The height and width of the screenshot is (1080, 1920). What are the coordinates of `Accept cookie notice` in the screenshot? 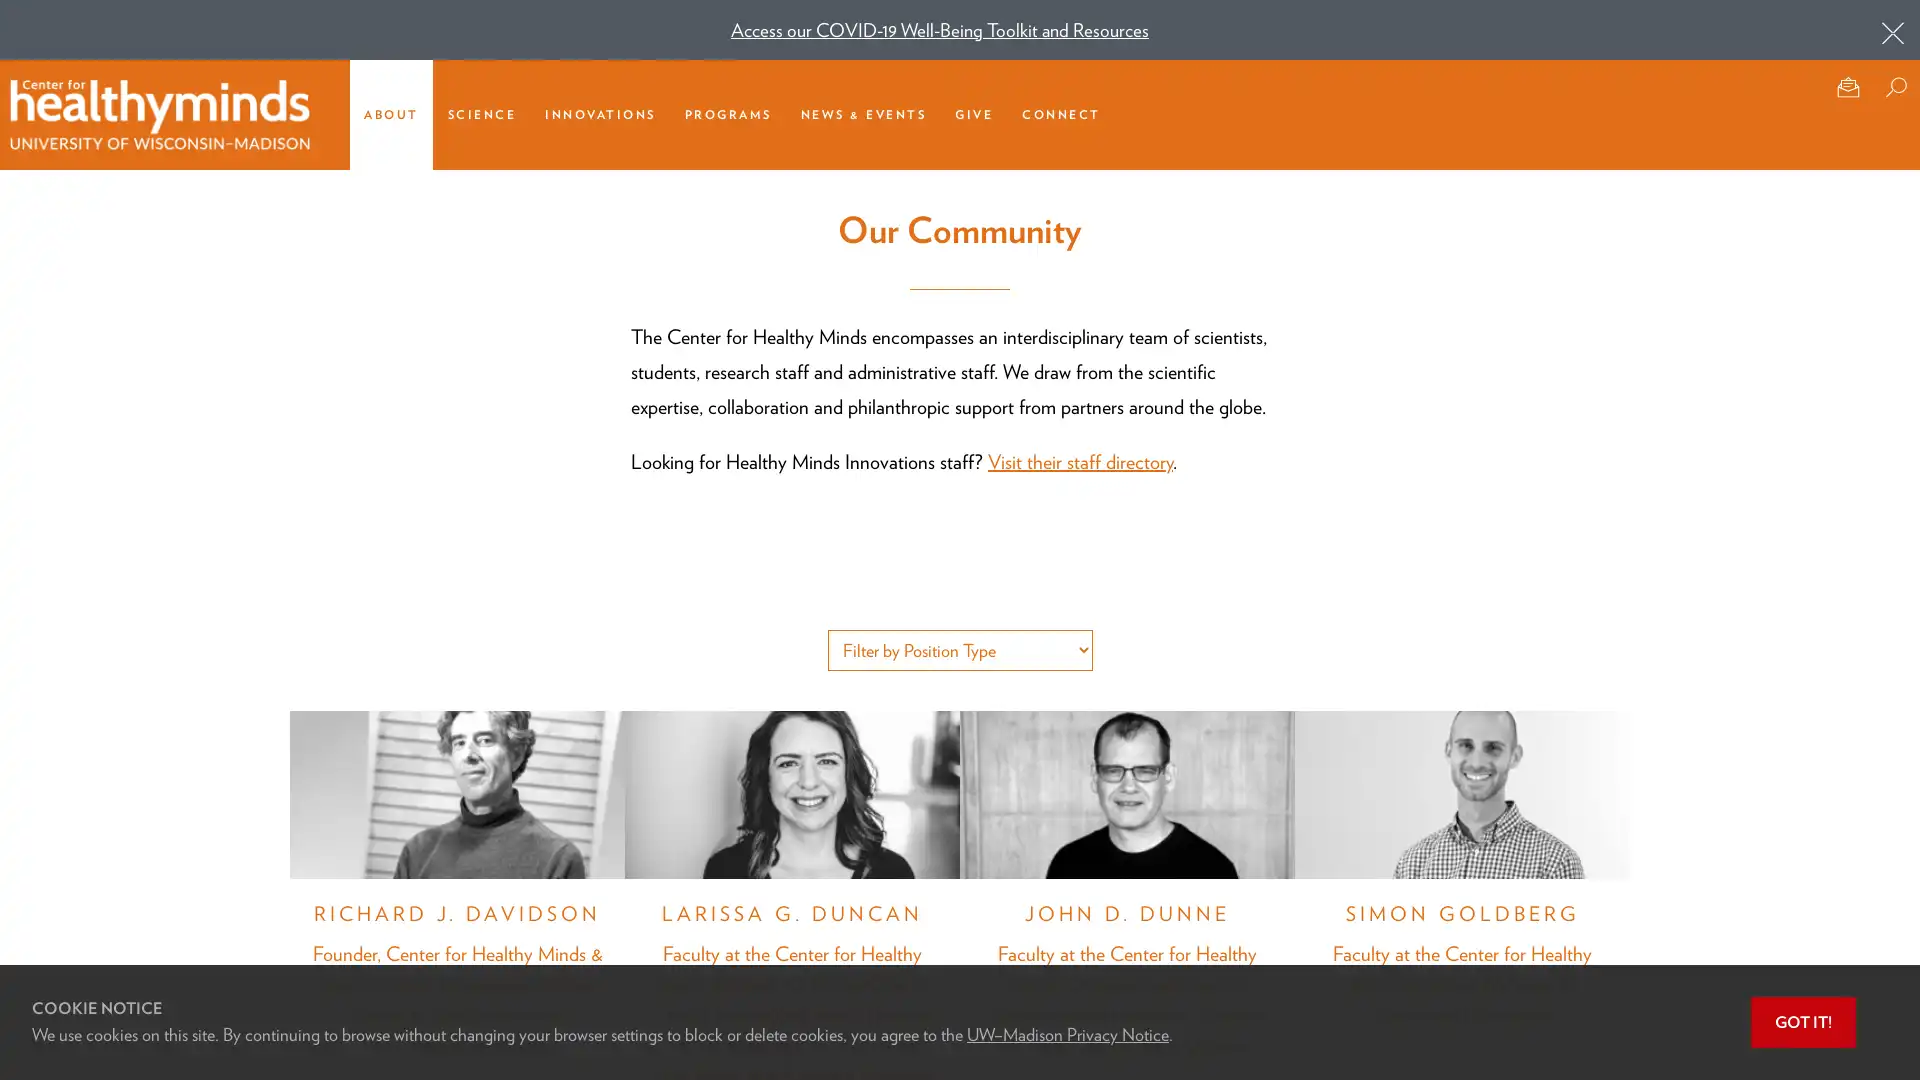 It's located at (1803, 1022).